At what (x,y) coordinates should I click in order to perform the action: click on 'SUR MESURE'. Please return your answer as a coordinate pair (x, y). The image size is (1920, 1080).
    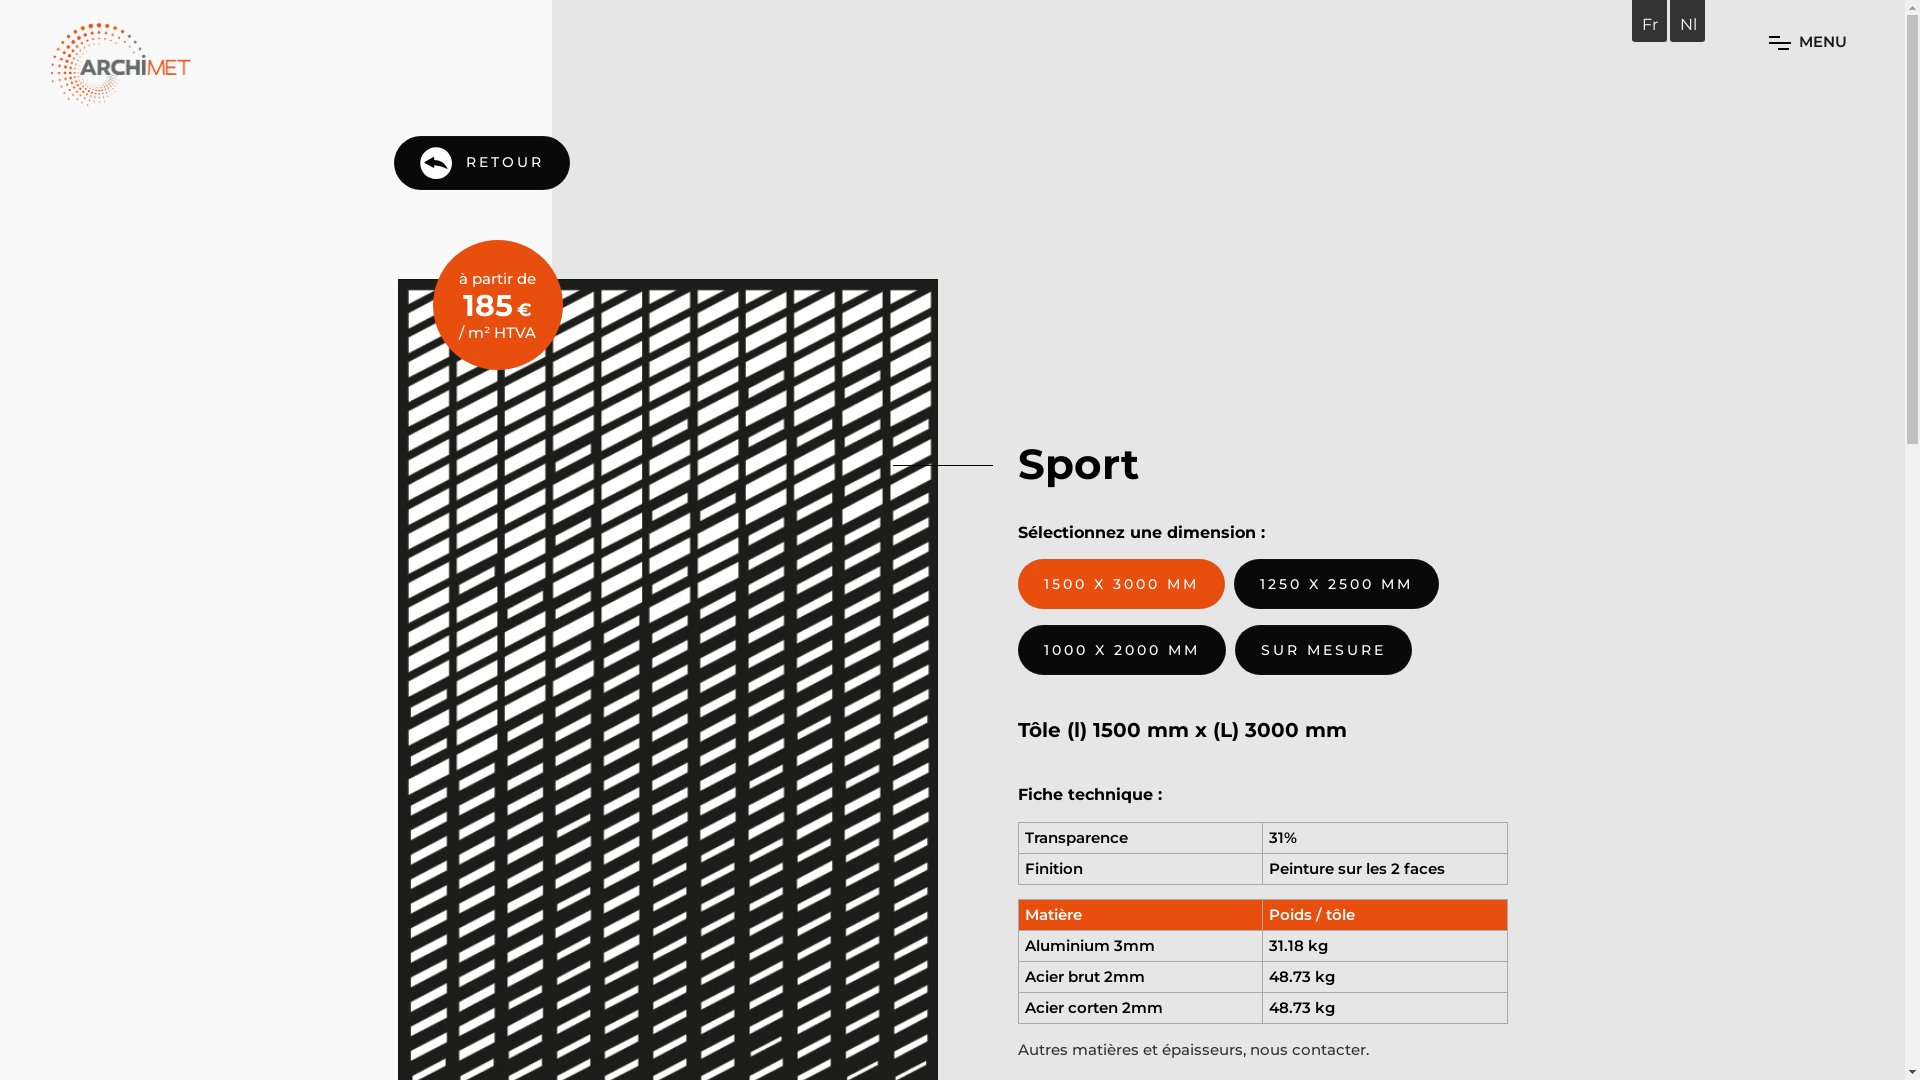
    Looking at the image, I should click on (1232, 650).